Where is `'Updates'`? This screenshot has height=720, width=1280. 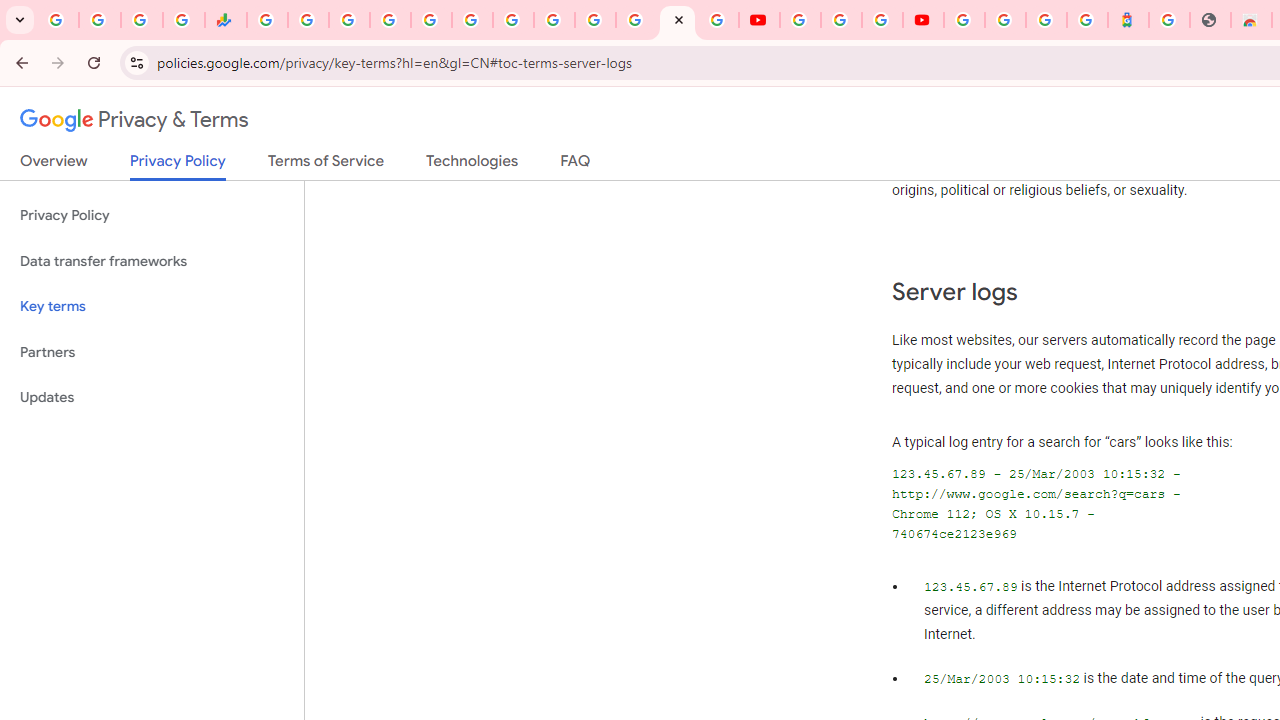 'Updates' is located at coordinates (151, 398).